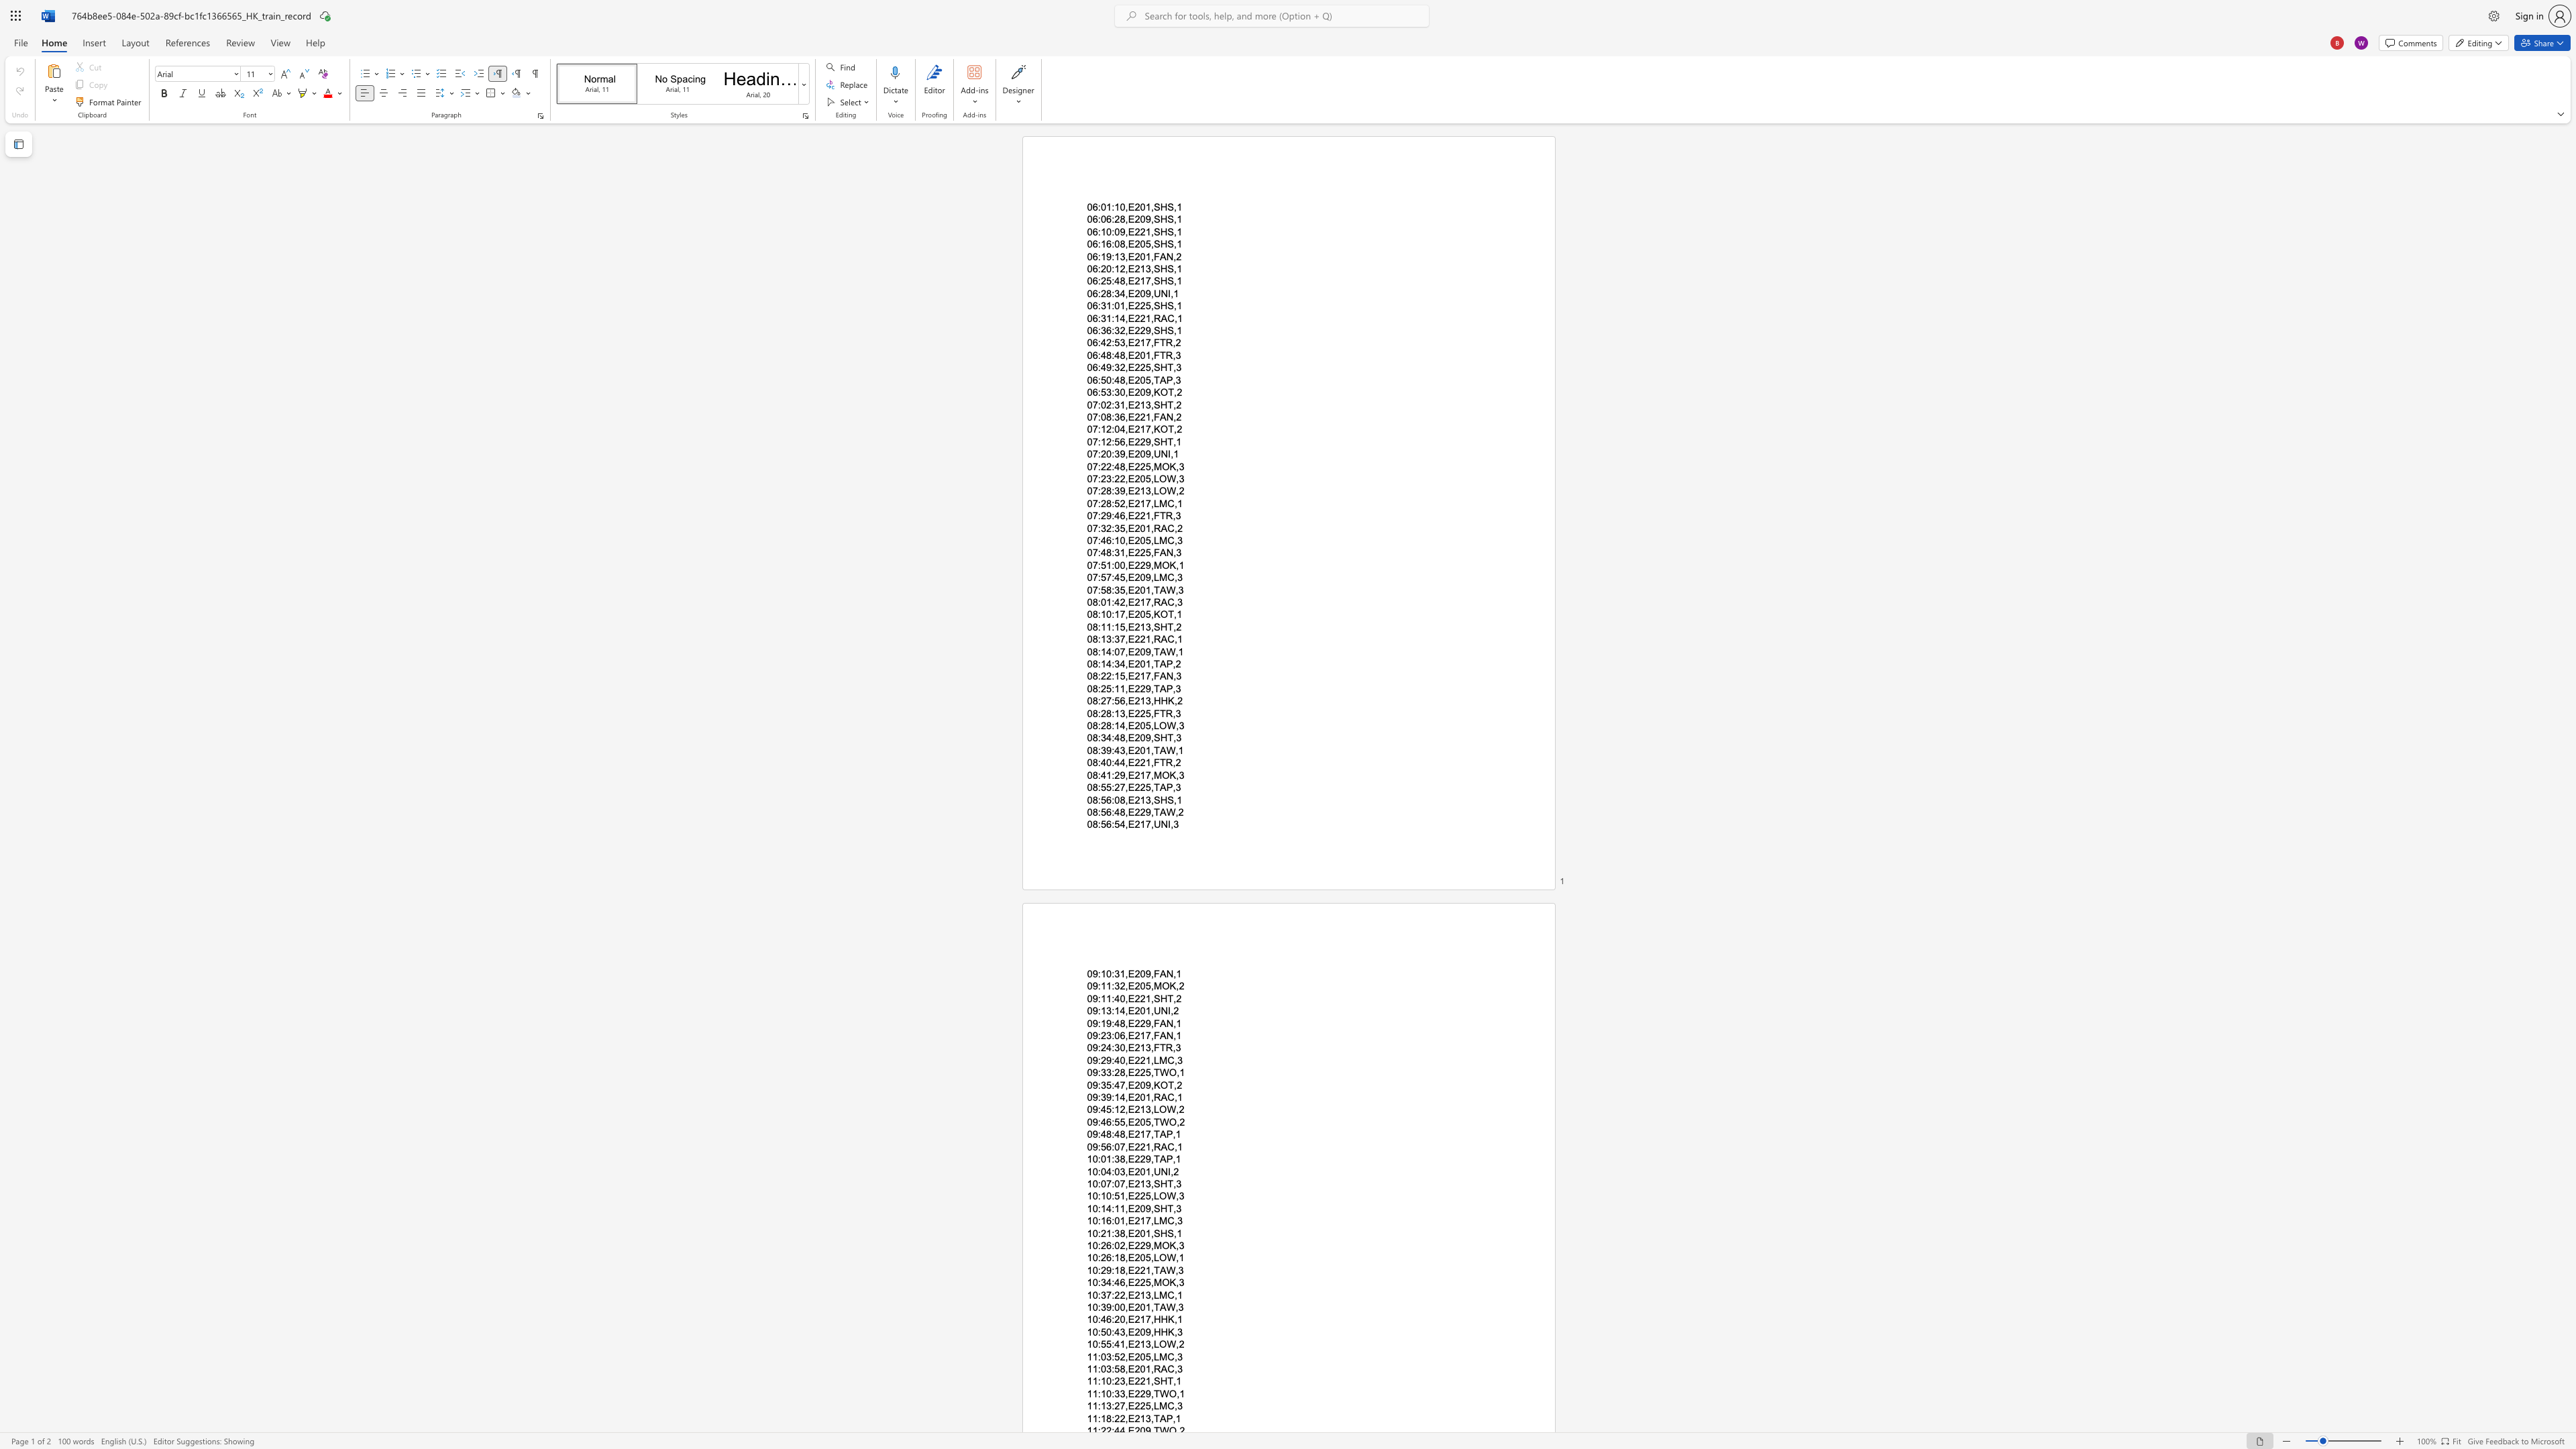 This screenshot has width=2576, height=1449. What do you see at coordinates (1124, 676) in the screenshot?
I see `the space between the continuous character "5" and "," in the text` at bounding box center [1124, 676].